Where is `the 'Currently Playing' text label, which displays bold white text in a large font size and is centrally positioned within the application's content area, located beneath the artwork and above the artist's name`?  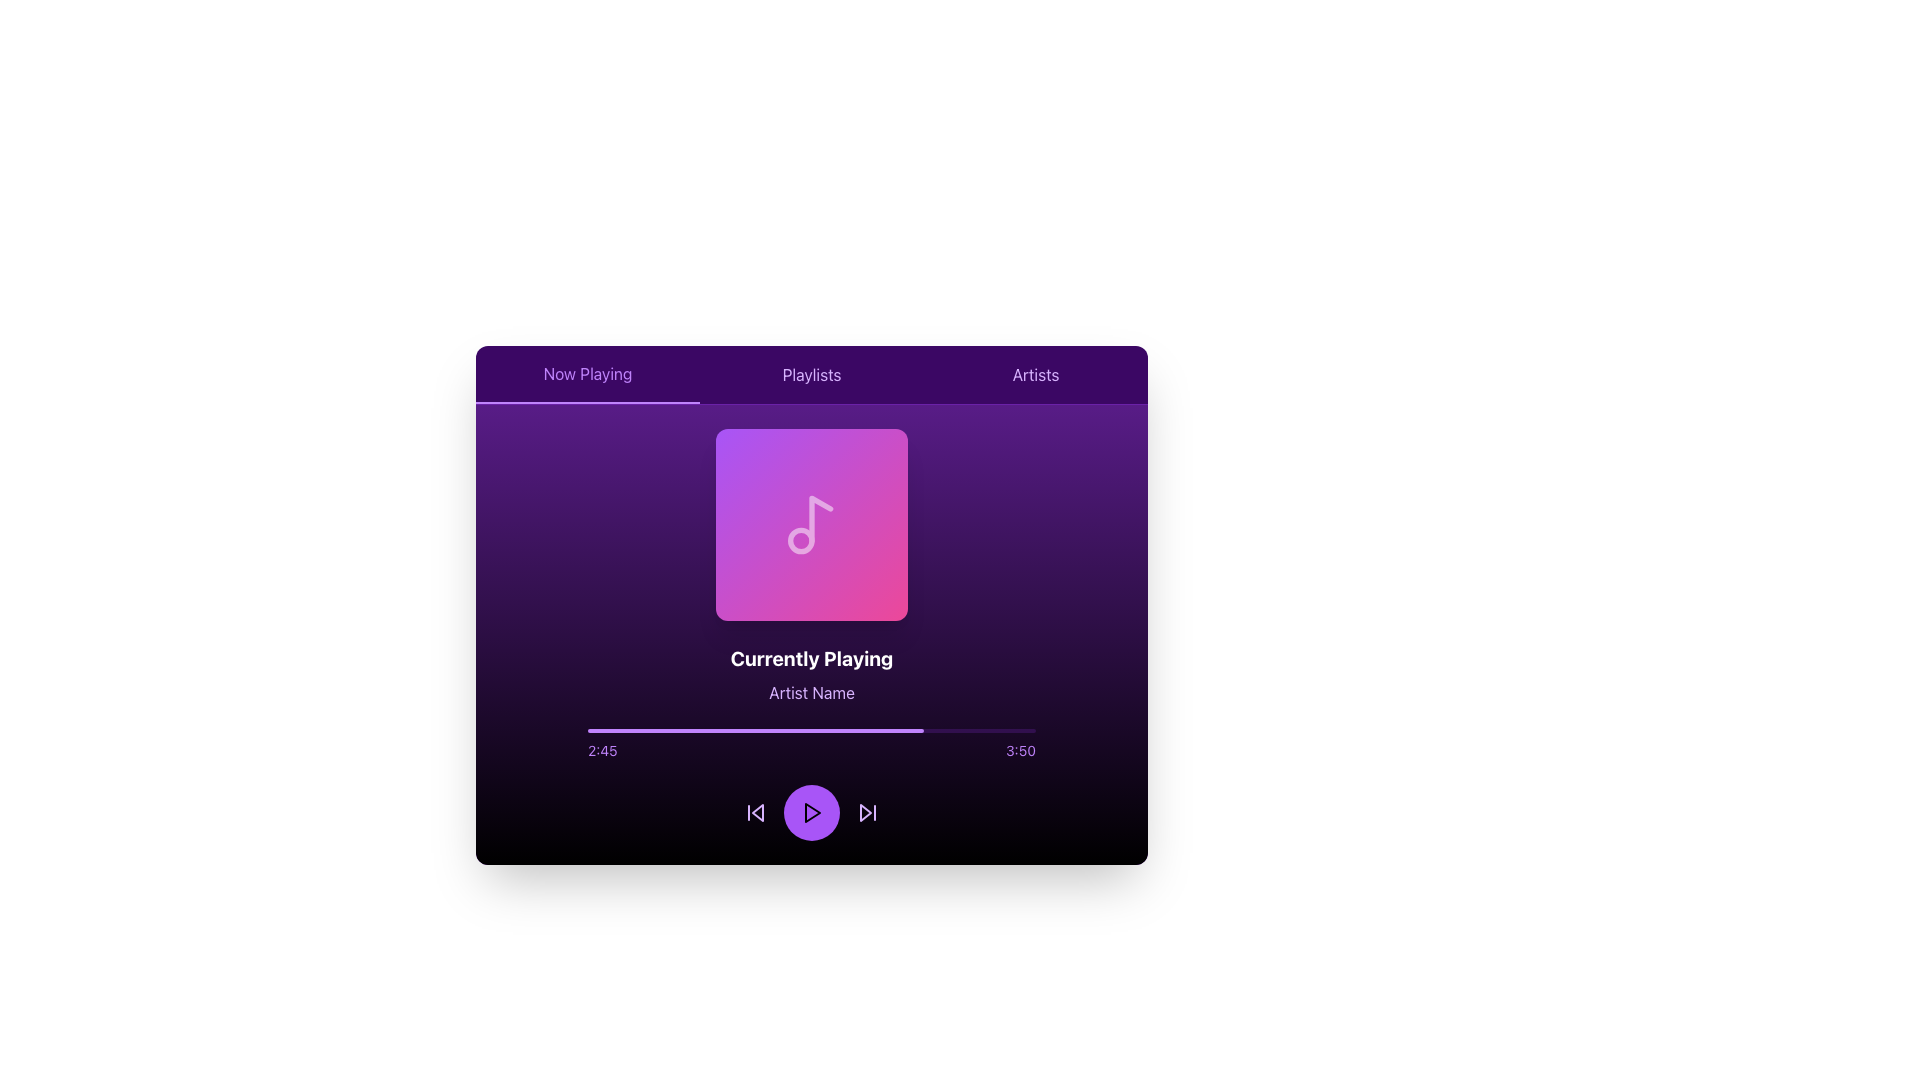
the 'Currently Playing' text label, which displays bold white text in a large font size and is centrally positioned within the application's content area, located beneath the artwork and above the artist's name is located at coordinates (811, 659).